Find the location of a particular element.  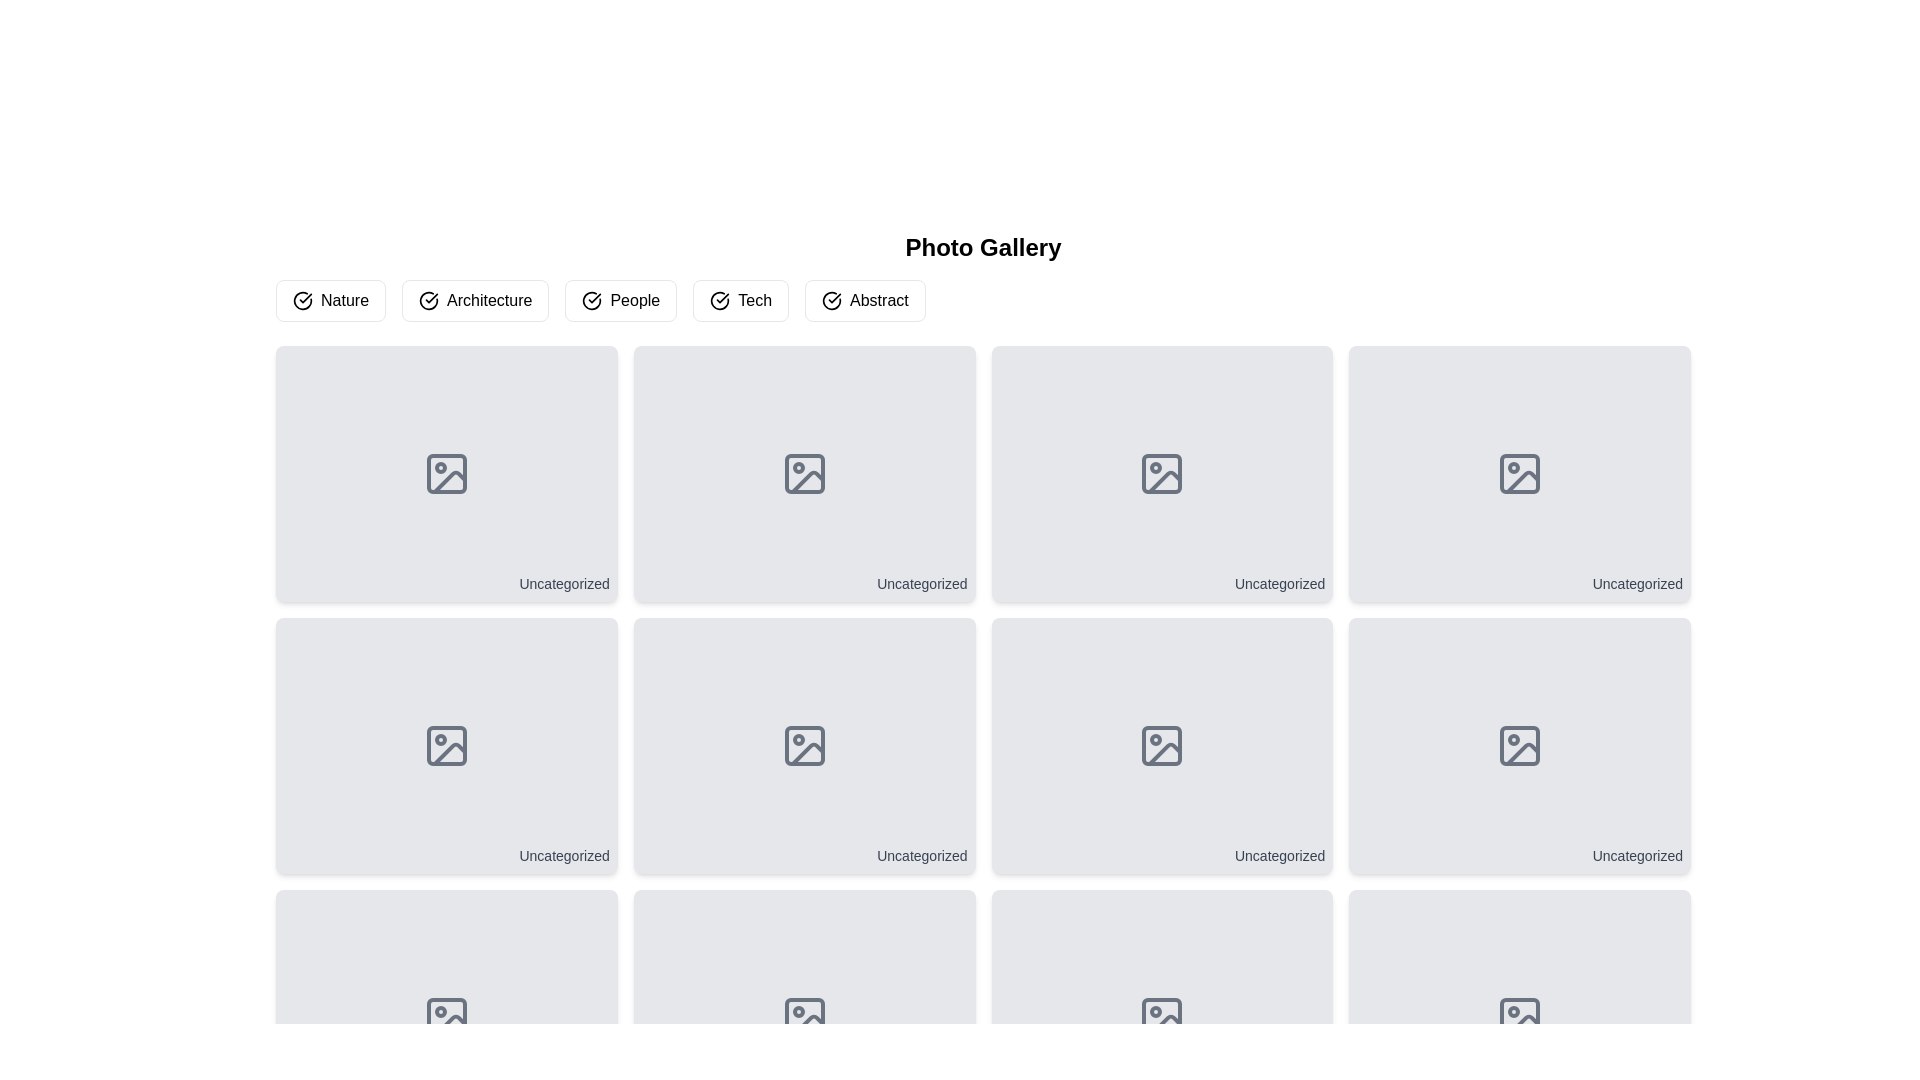

the picture frame icon with a gray outline and sun and mountain design, located centrally within the gray background card in the bottom row of the grid layout is located at coordinates (1162, 1018).